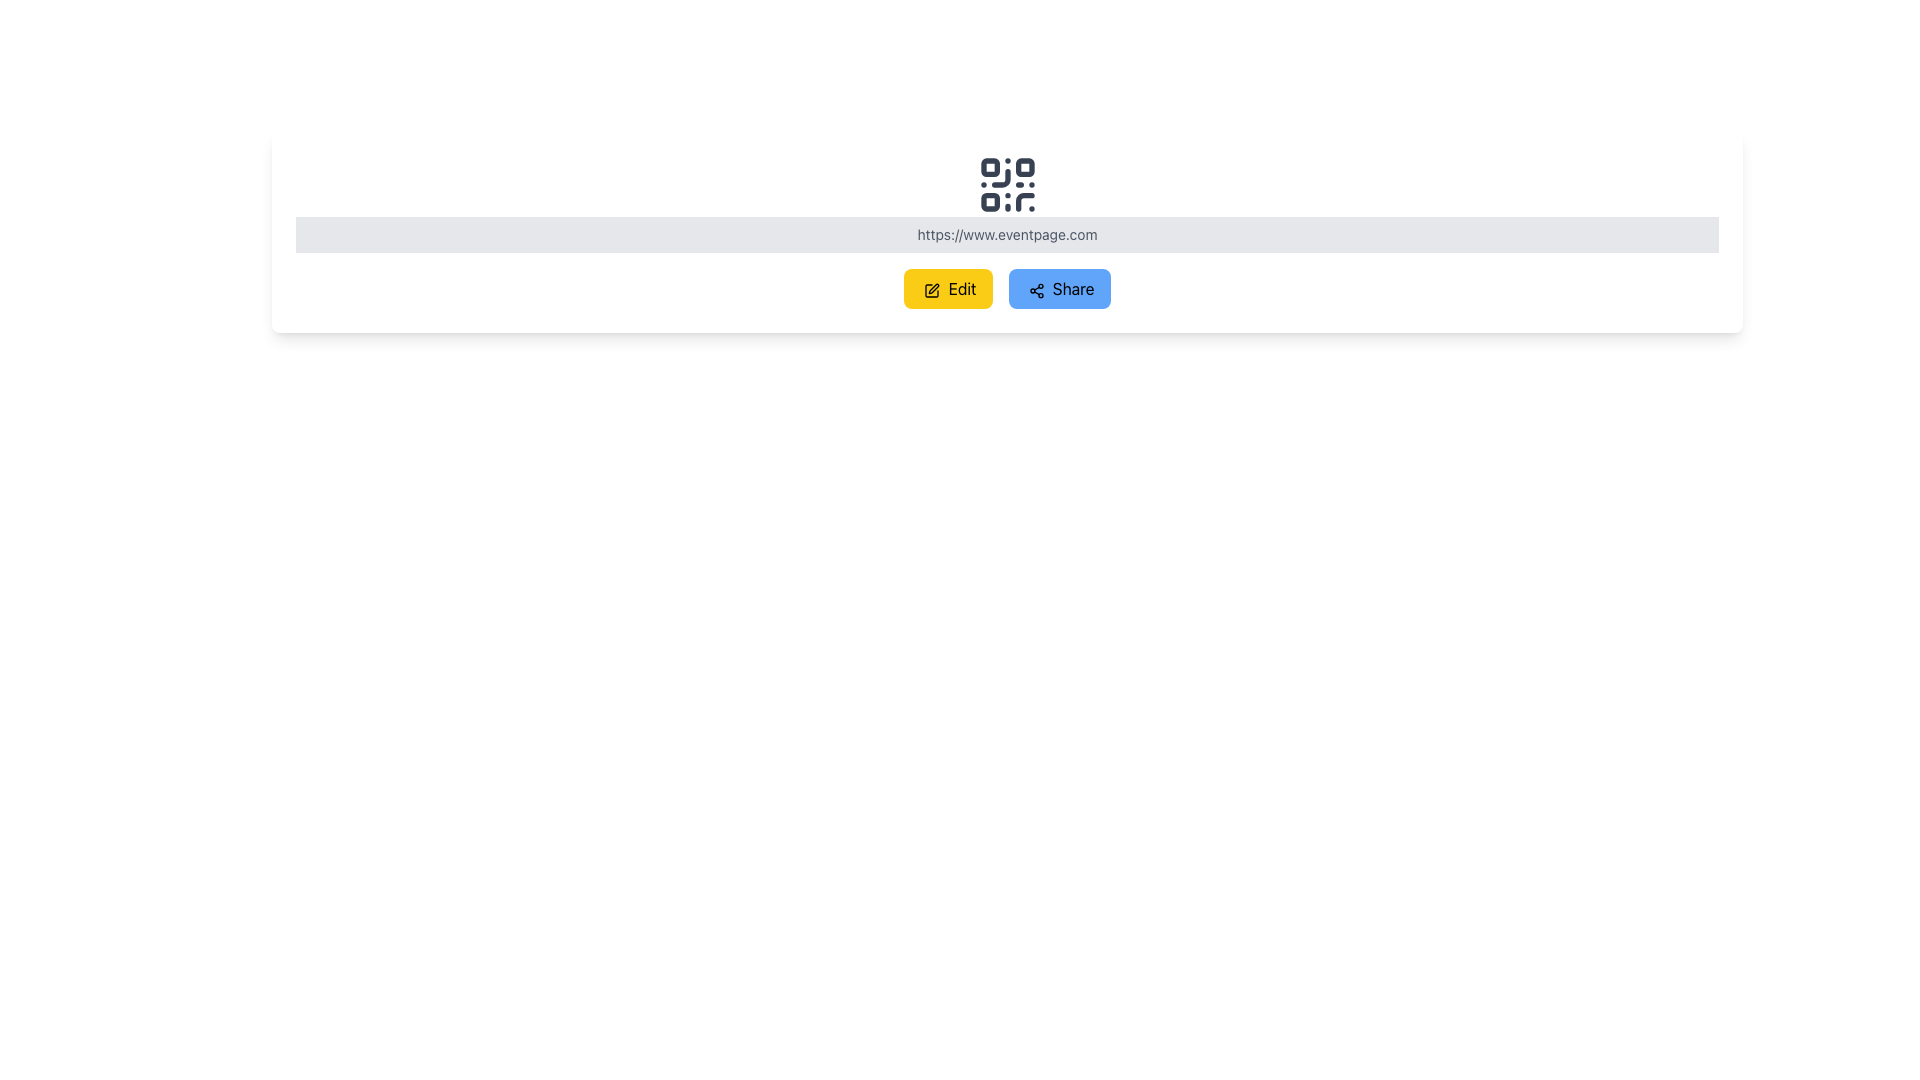  What do you see at coordinates (947, 289) in the screenshot?
I see `the 'Edit' button, which has a yellow background, rounded corners, and contains a pencil icon` at bounding box center [947, 289].